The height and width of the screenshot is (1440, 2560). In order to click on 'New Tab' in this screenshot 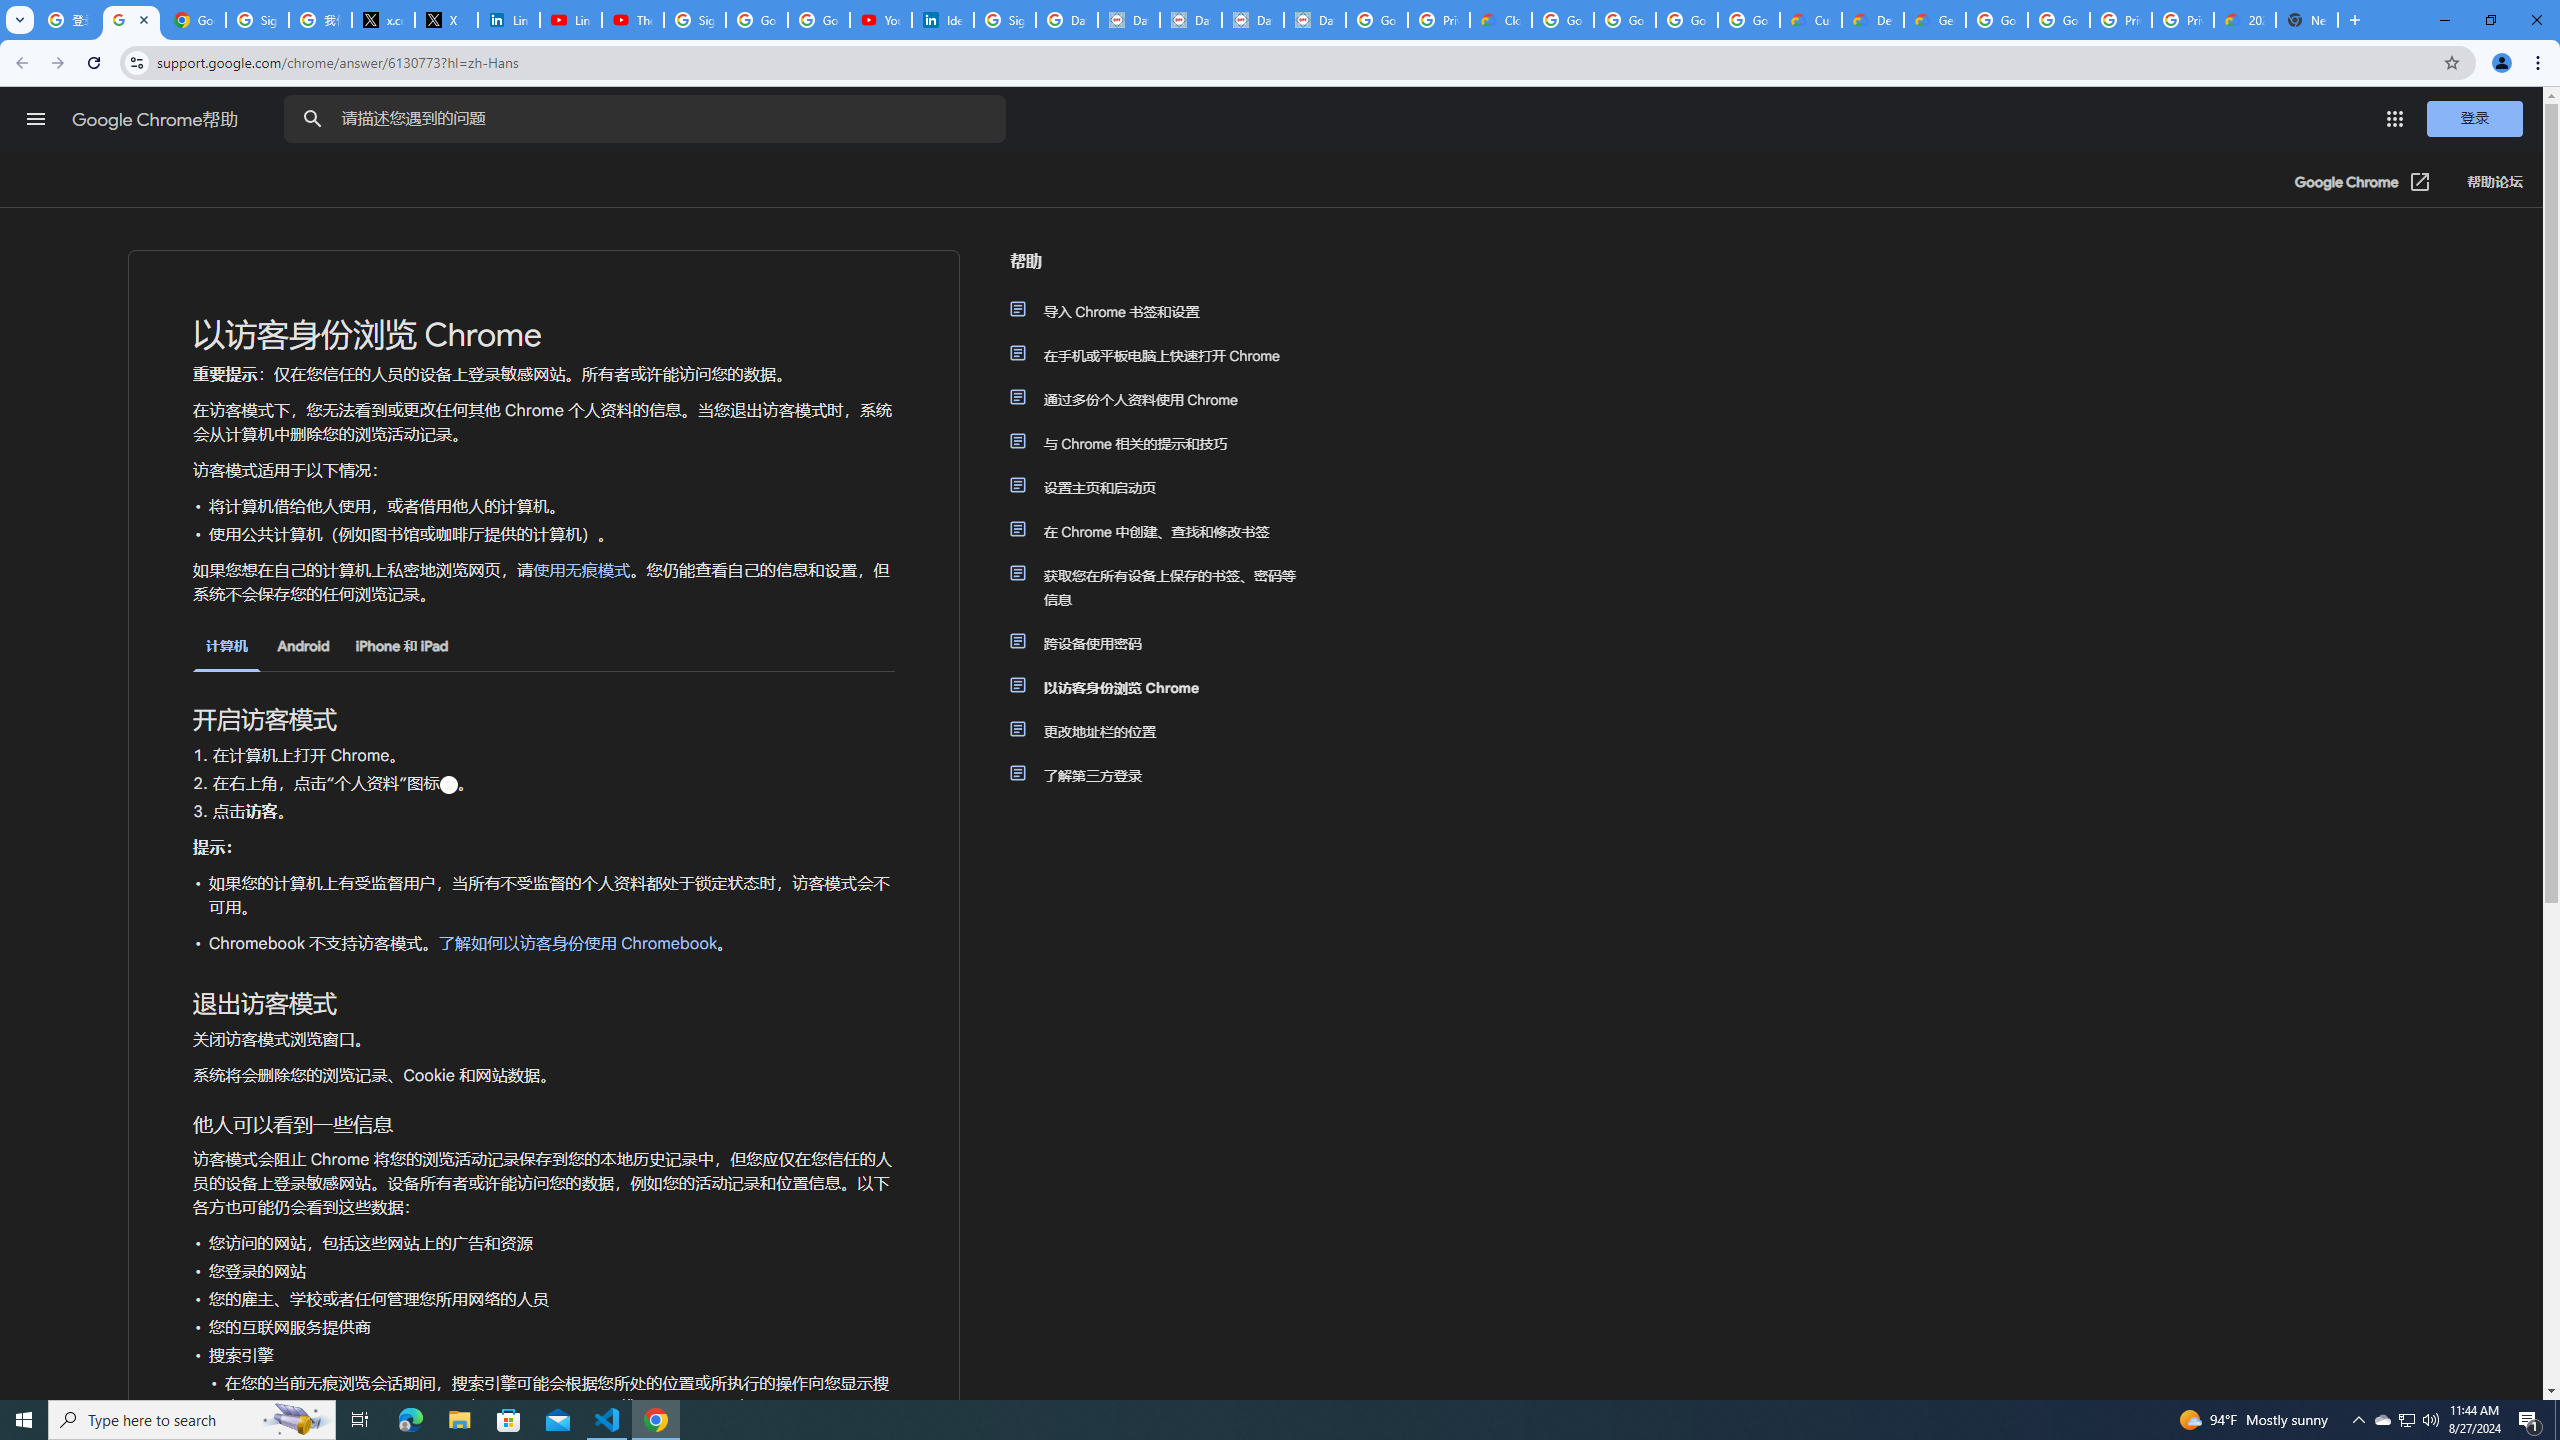, I will do `click(2307, 19)`.